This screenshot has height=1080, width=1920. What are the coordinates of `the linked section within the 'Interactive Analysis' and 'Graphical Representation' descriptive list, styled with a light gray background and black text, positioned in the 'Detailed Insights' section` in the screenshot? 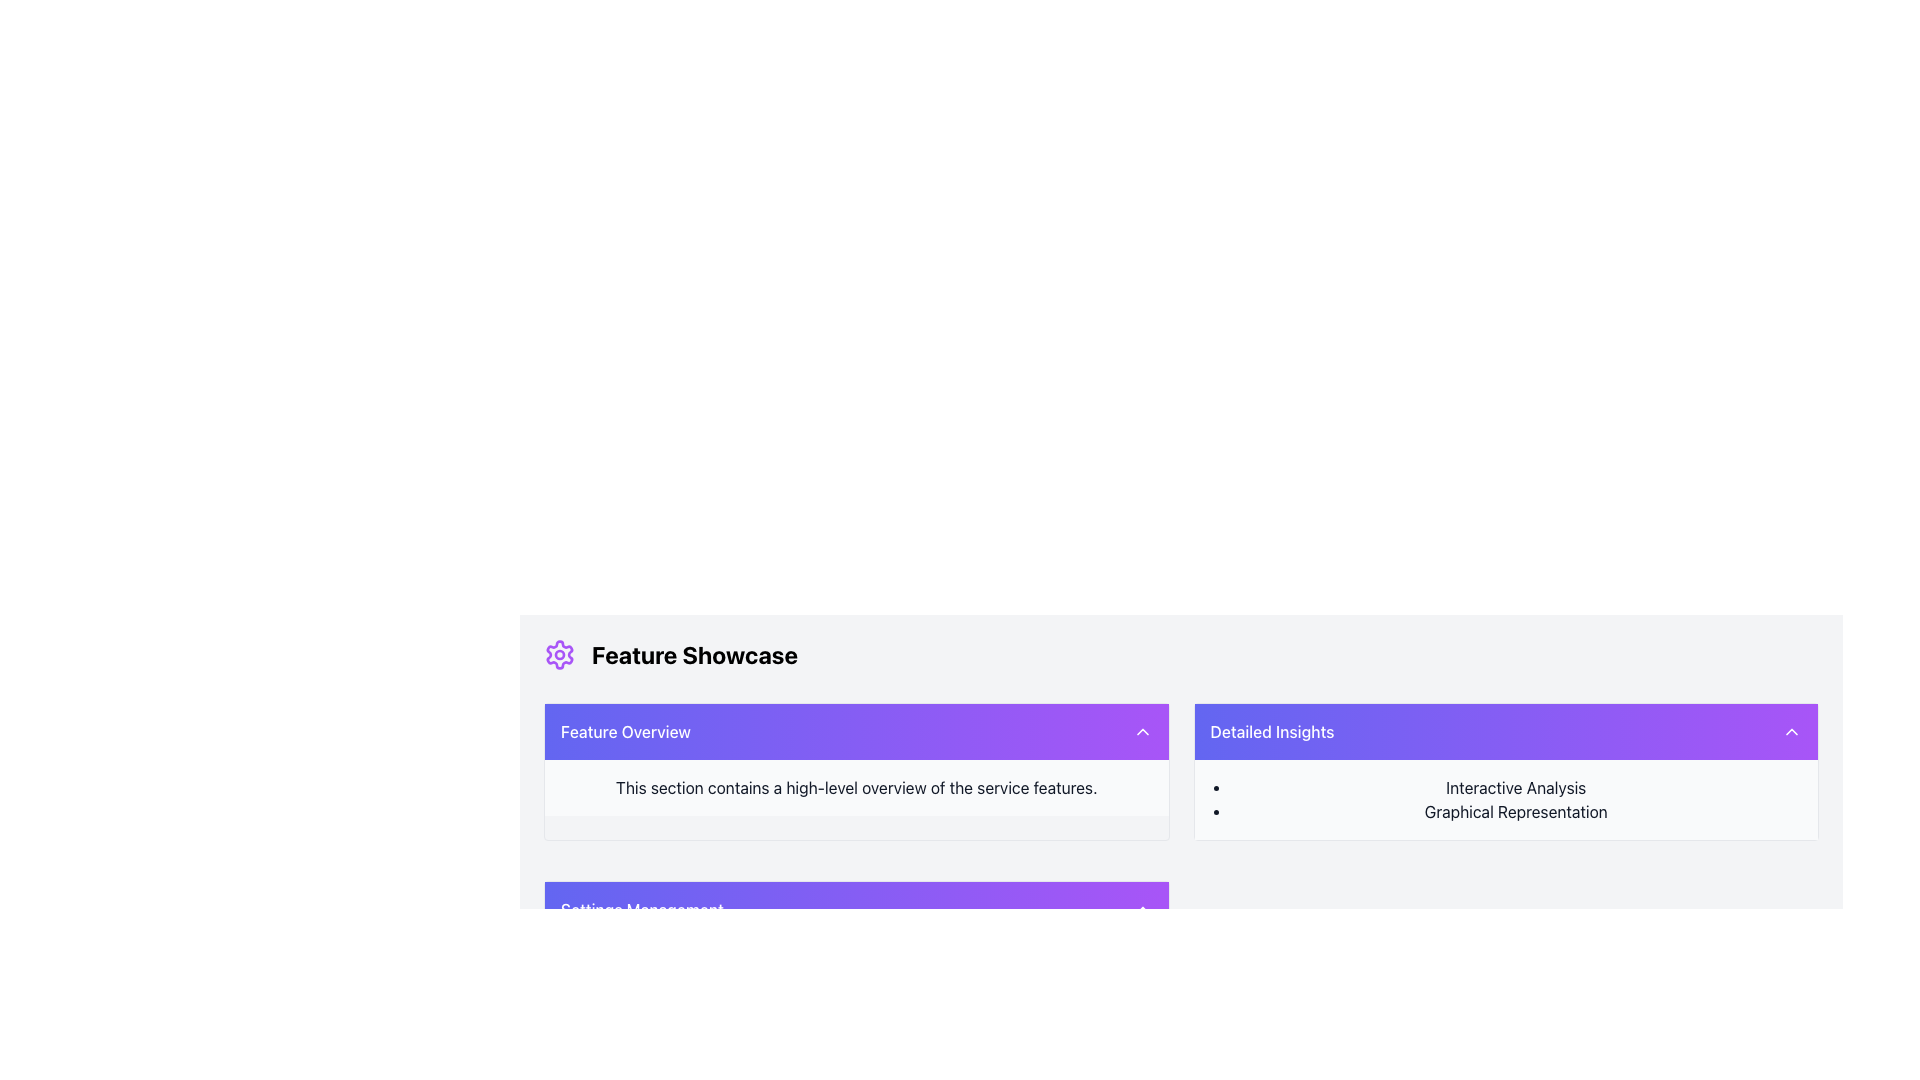 It's located at (1506, 798).